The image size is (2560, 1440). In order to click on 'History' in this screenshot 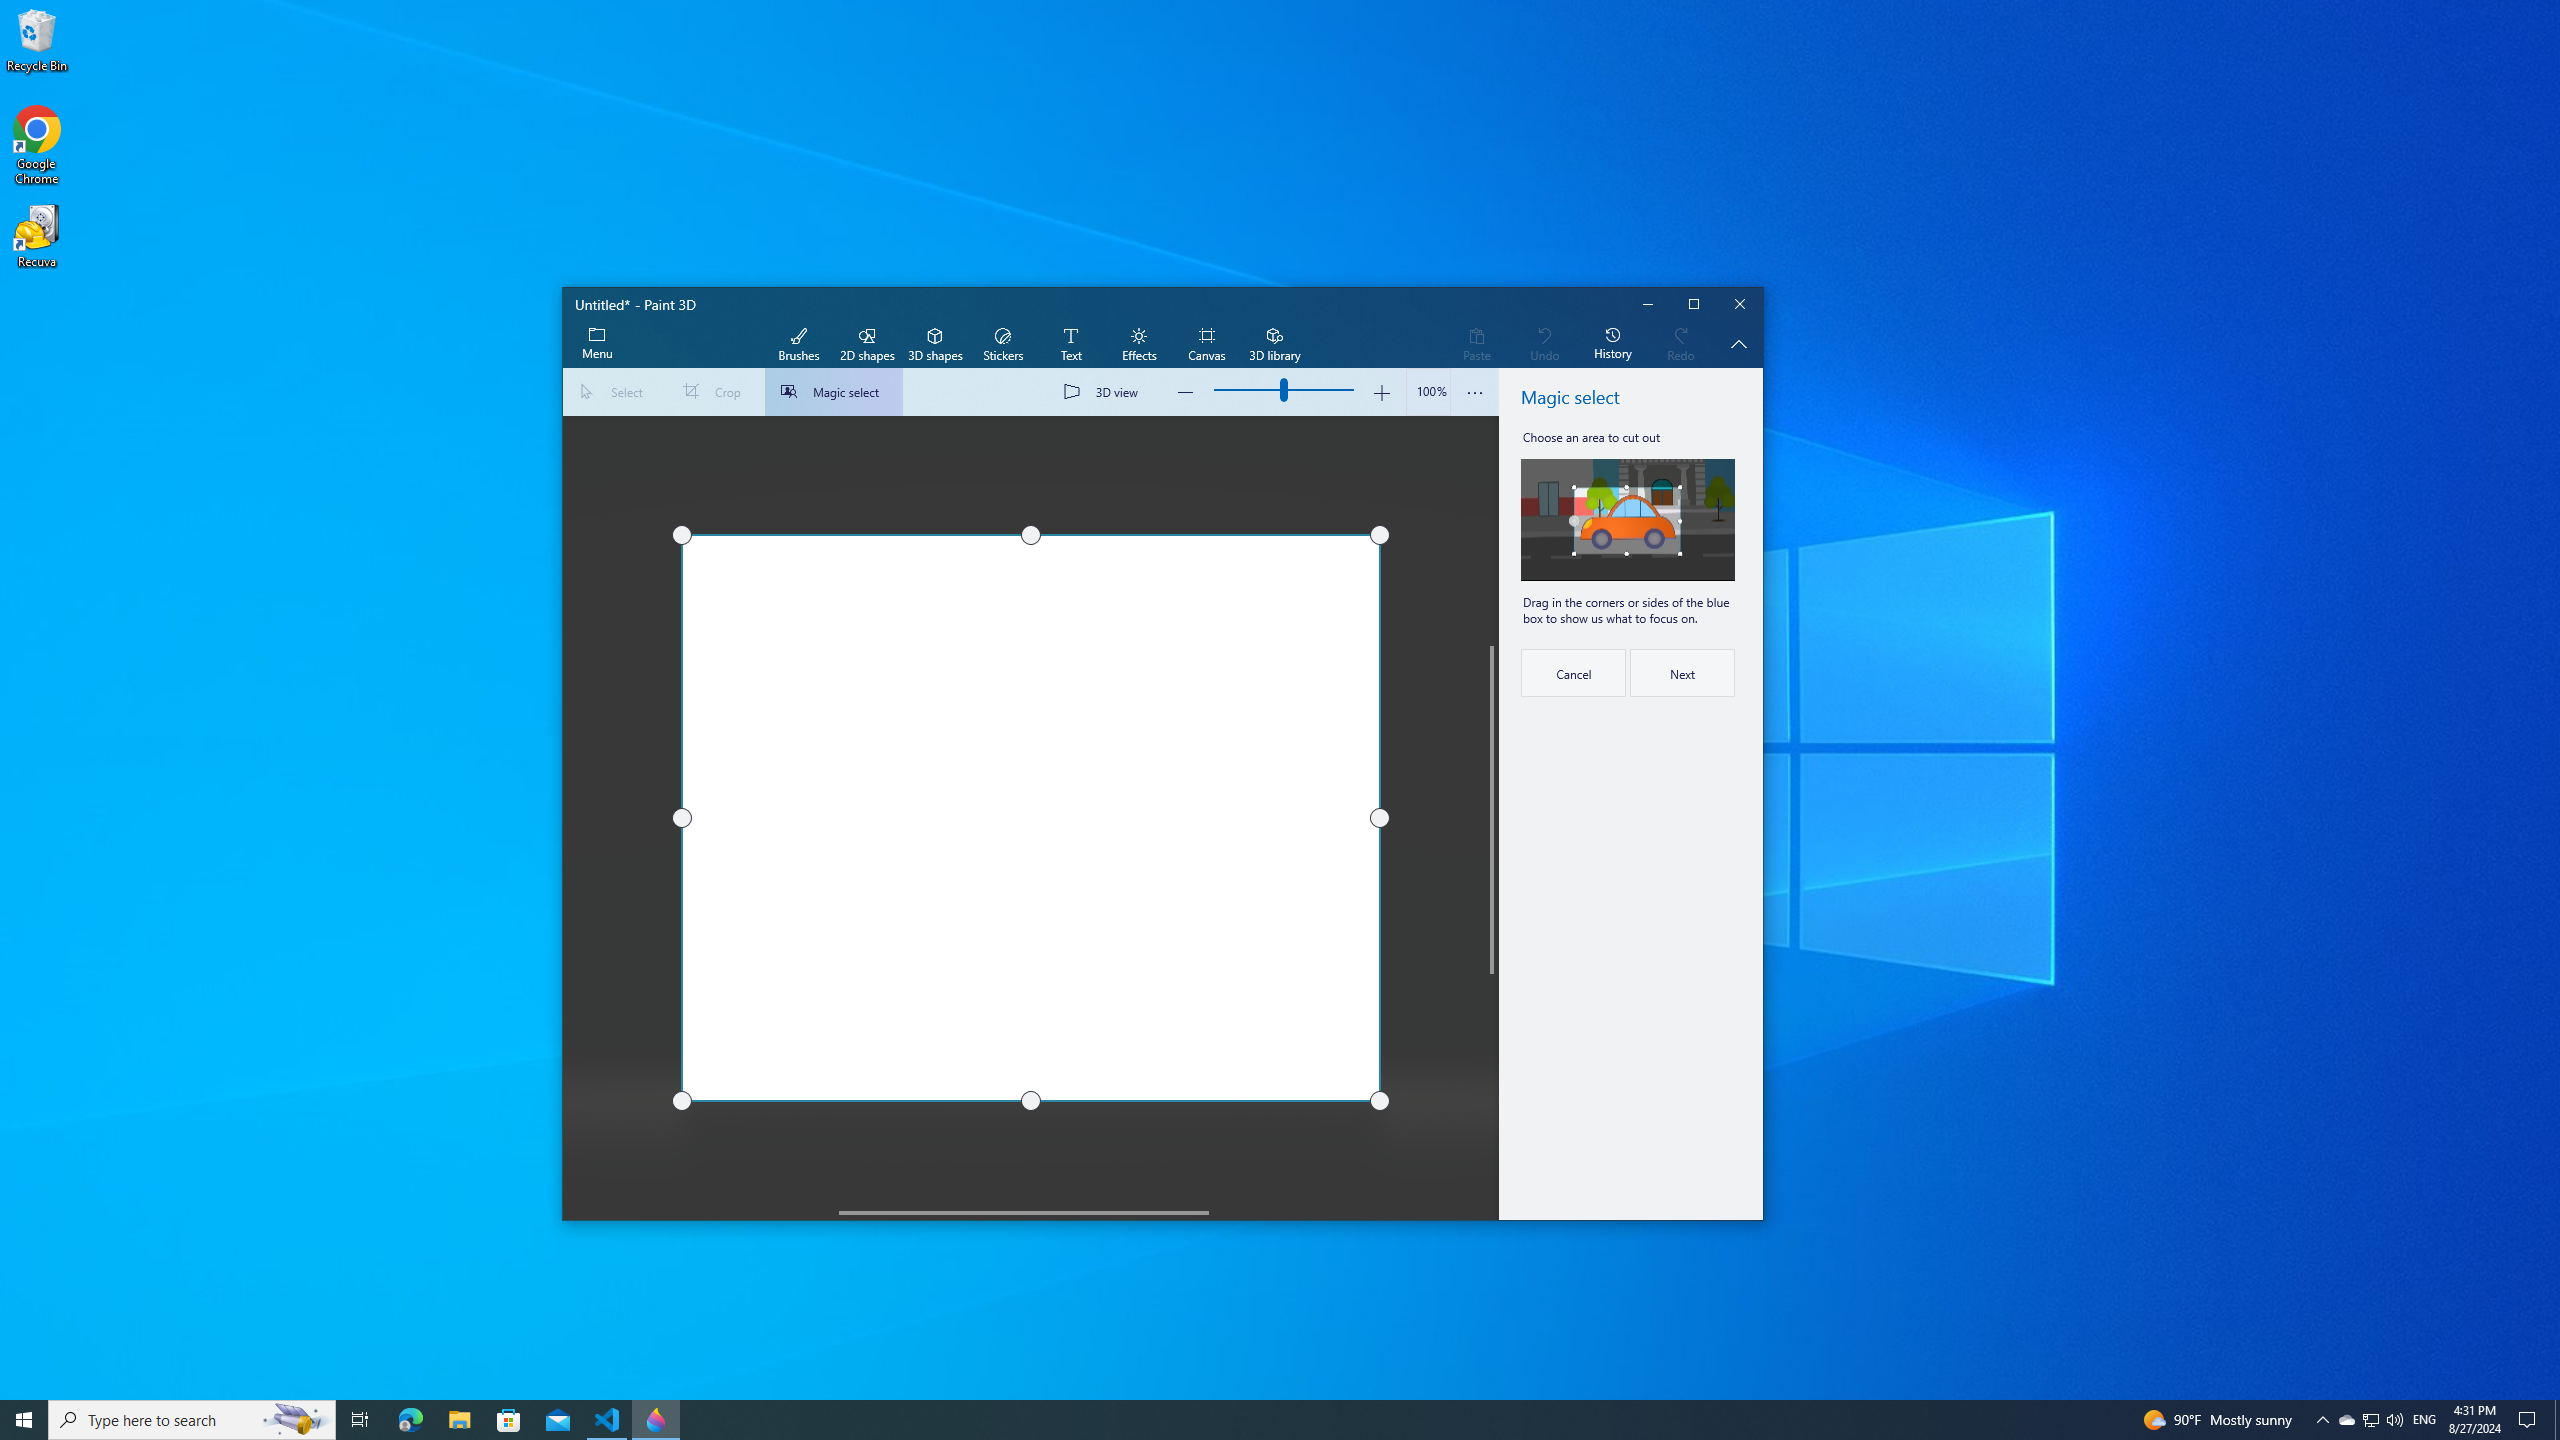, I will do `click(1611, 344)`.